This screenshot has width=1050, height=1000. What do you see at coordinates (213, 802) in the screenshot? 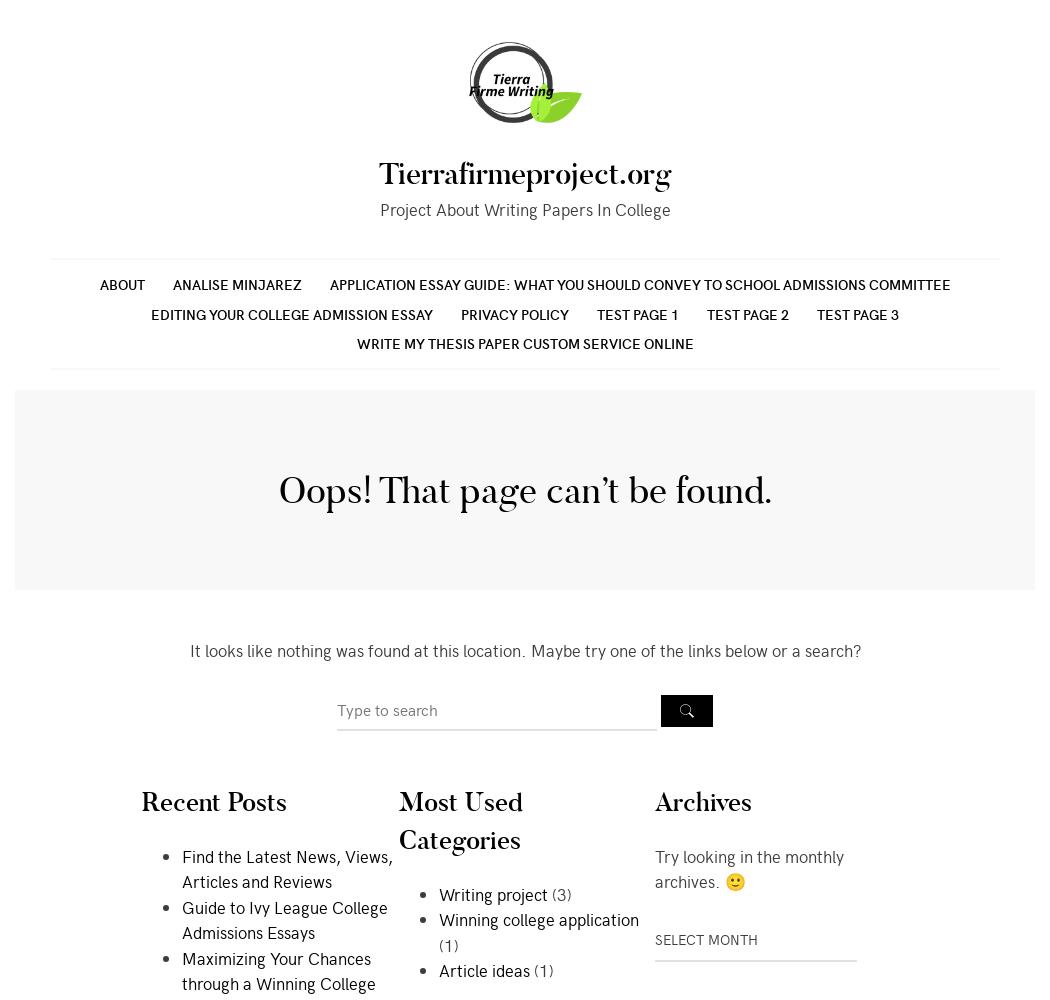
I see `'Recent Posts'` at bounding box center [213, 802].